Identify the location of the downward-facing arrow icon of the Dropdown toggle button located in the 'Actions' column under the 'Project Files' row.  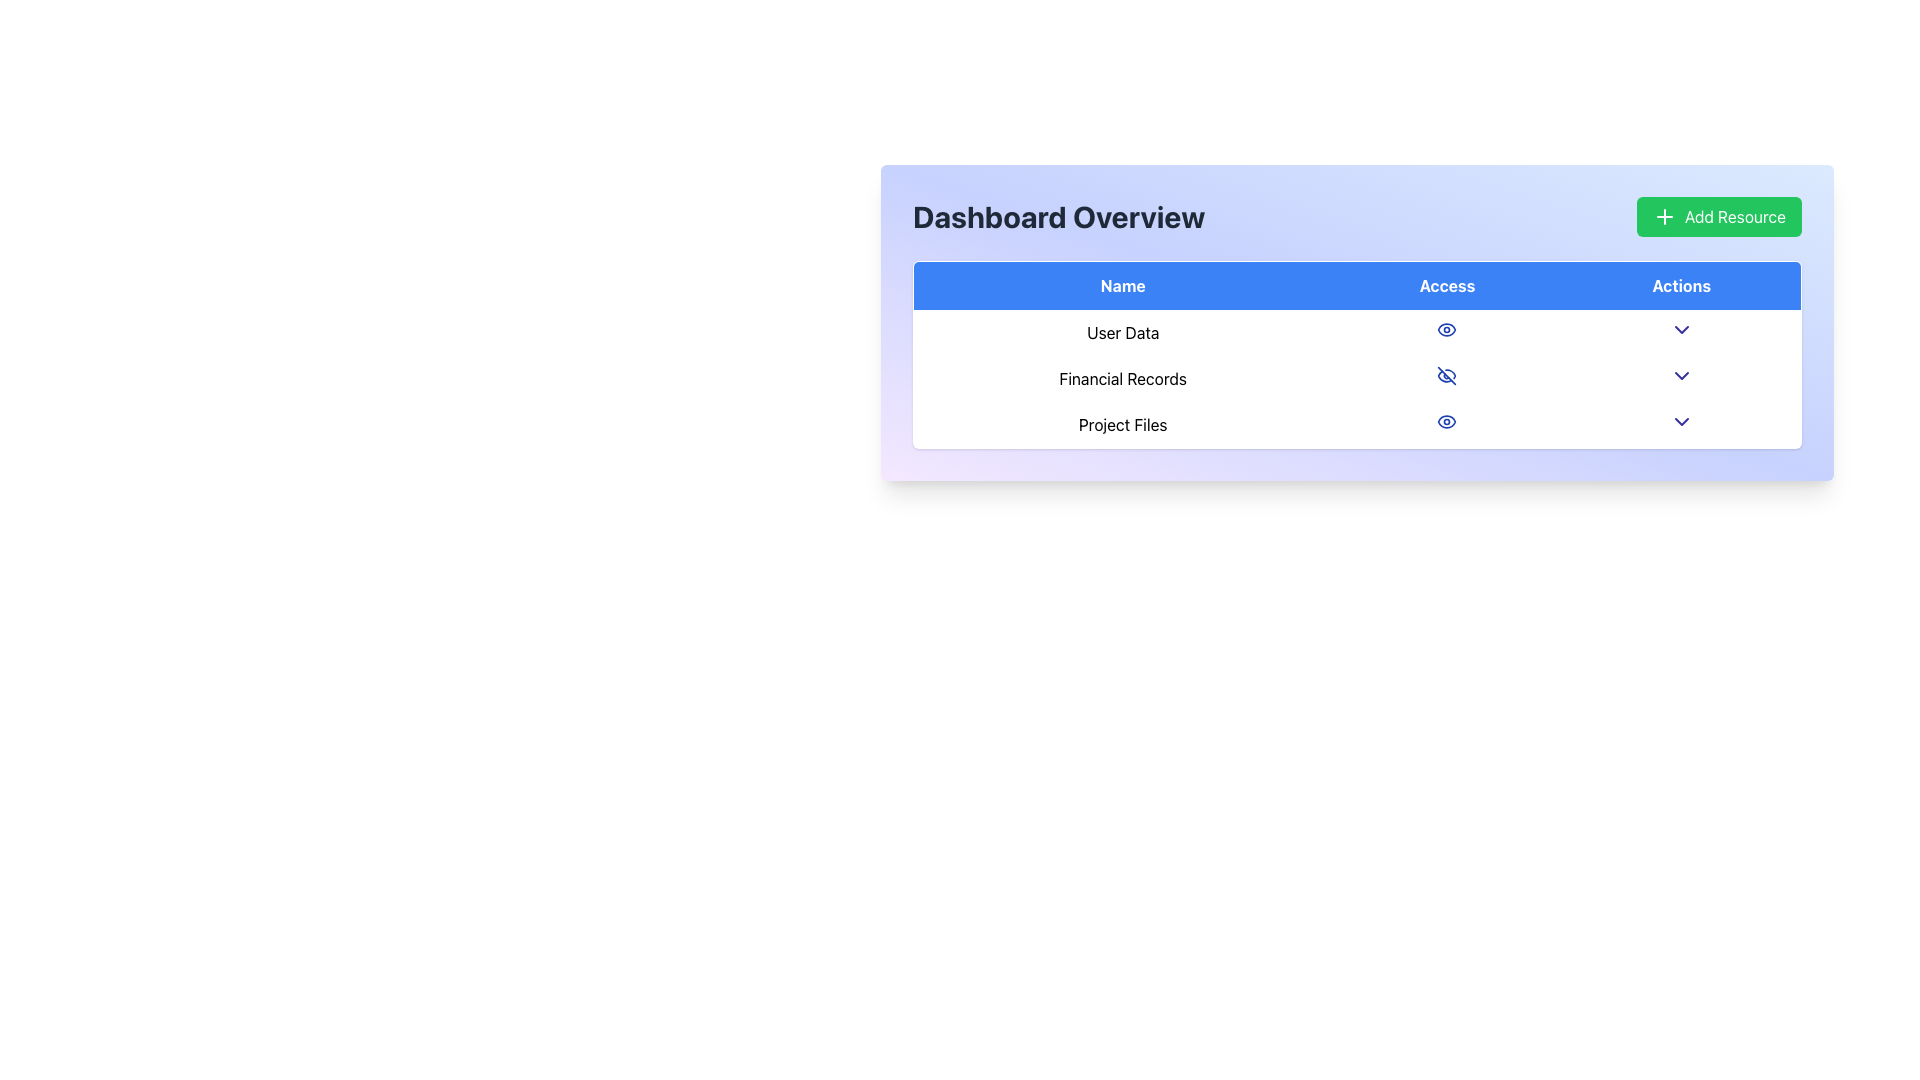
(1680, 424).